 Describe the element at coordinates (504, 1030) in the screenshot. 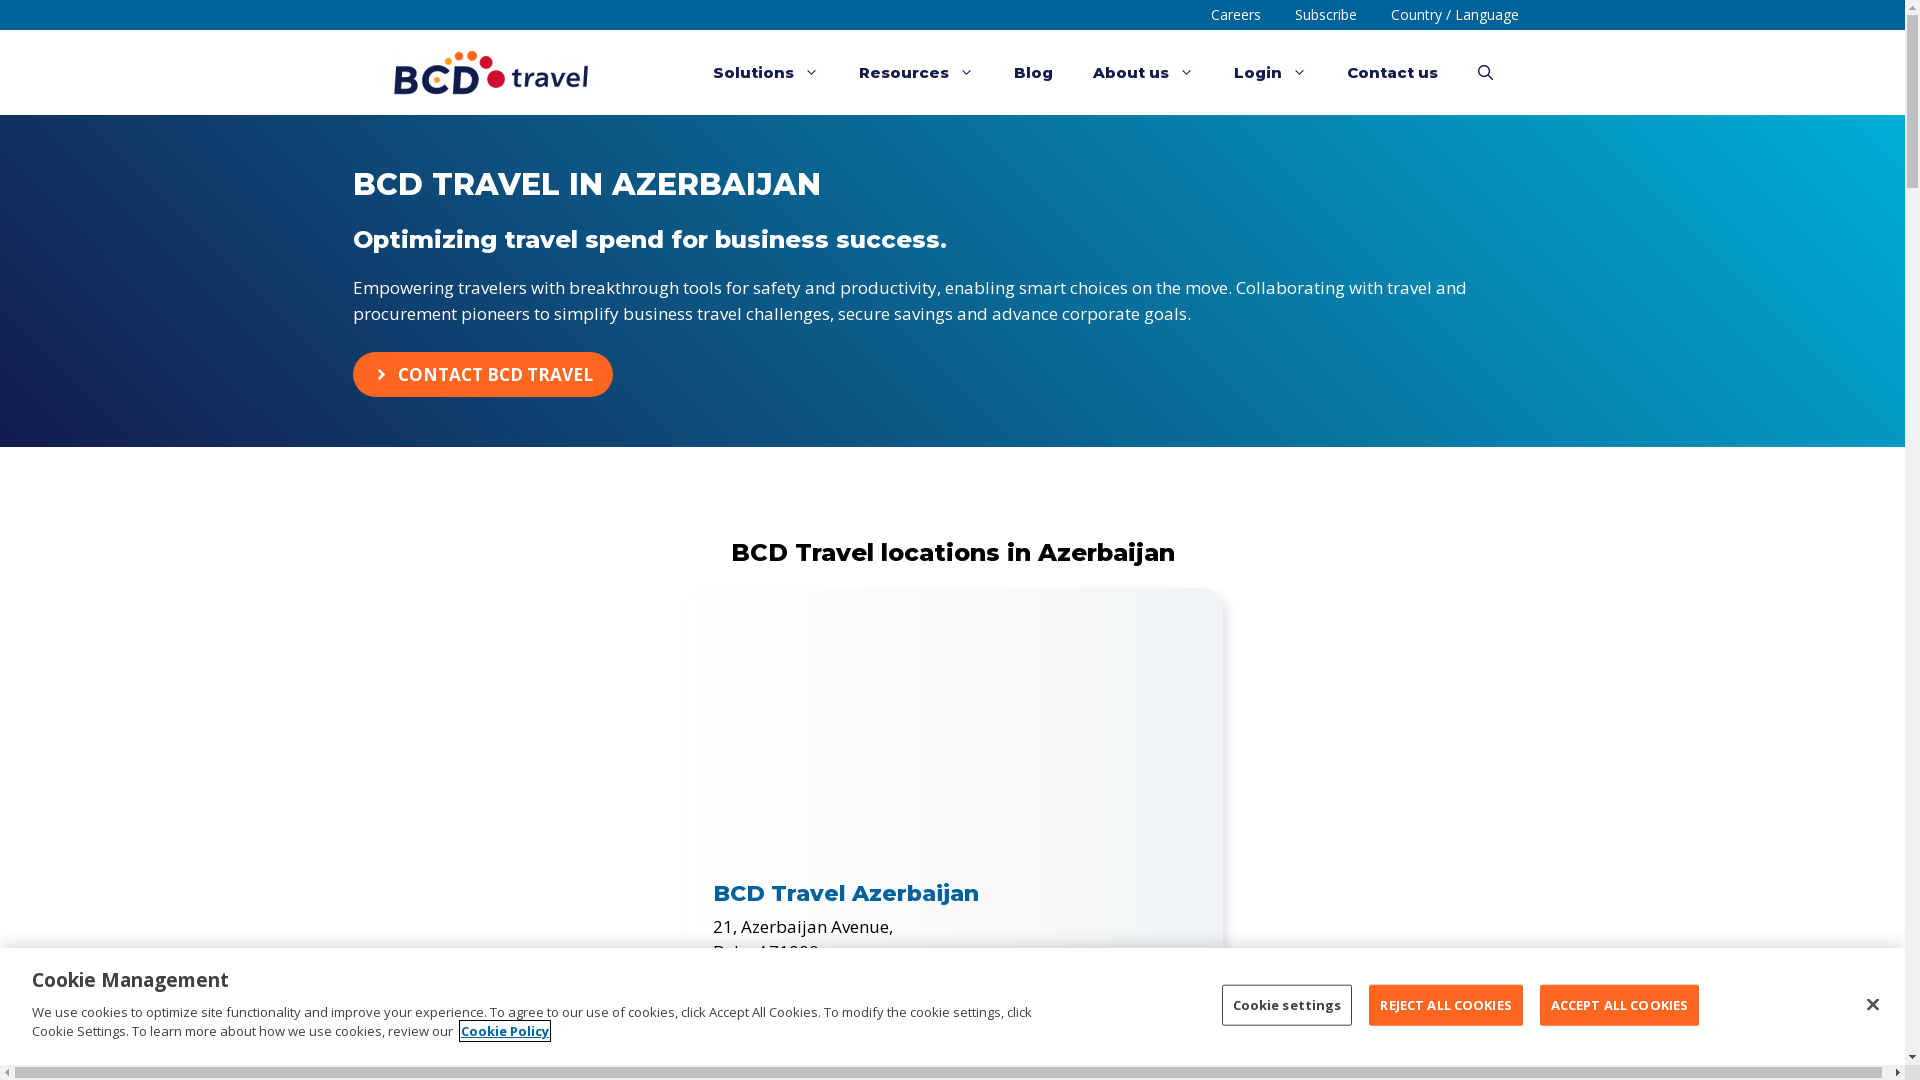

I see `'Cookie Policy'` at that location.